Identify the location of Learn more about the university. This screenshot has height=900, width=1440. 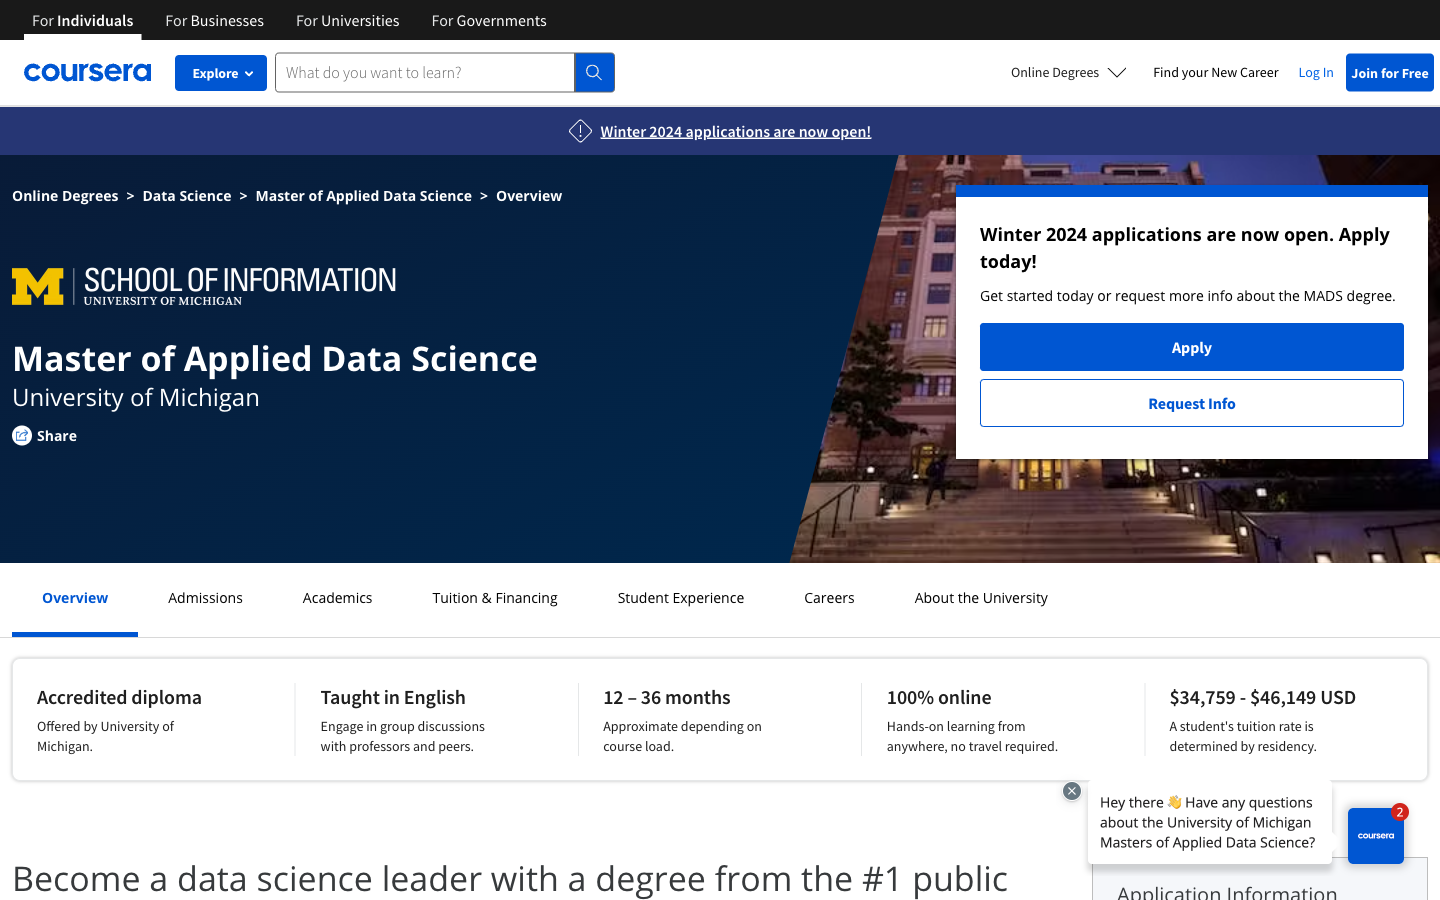
(980, 597).